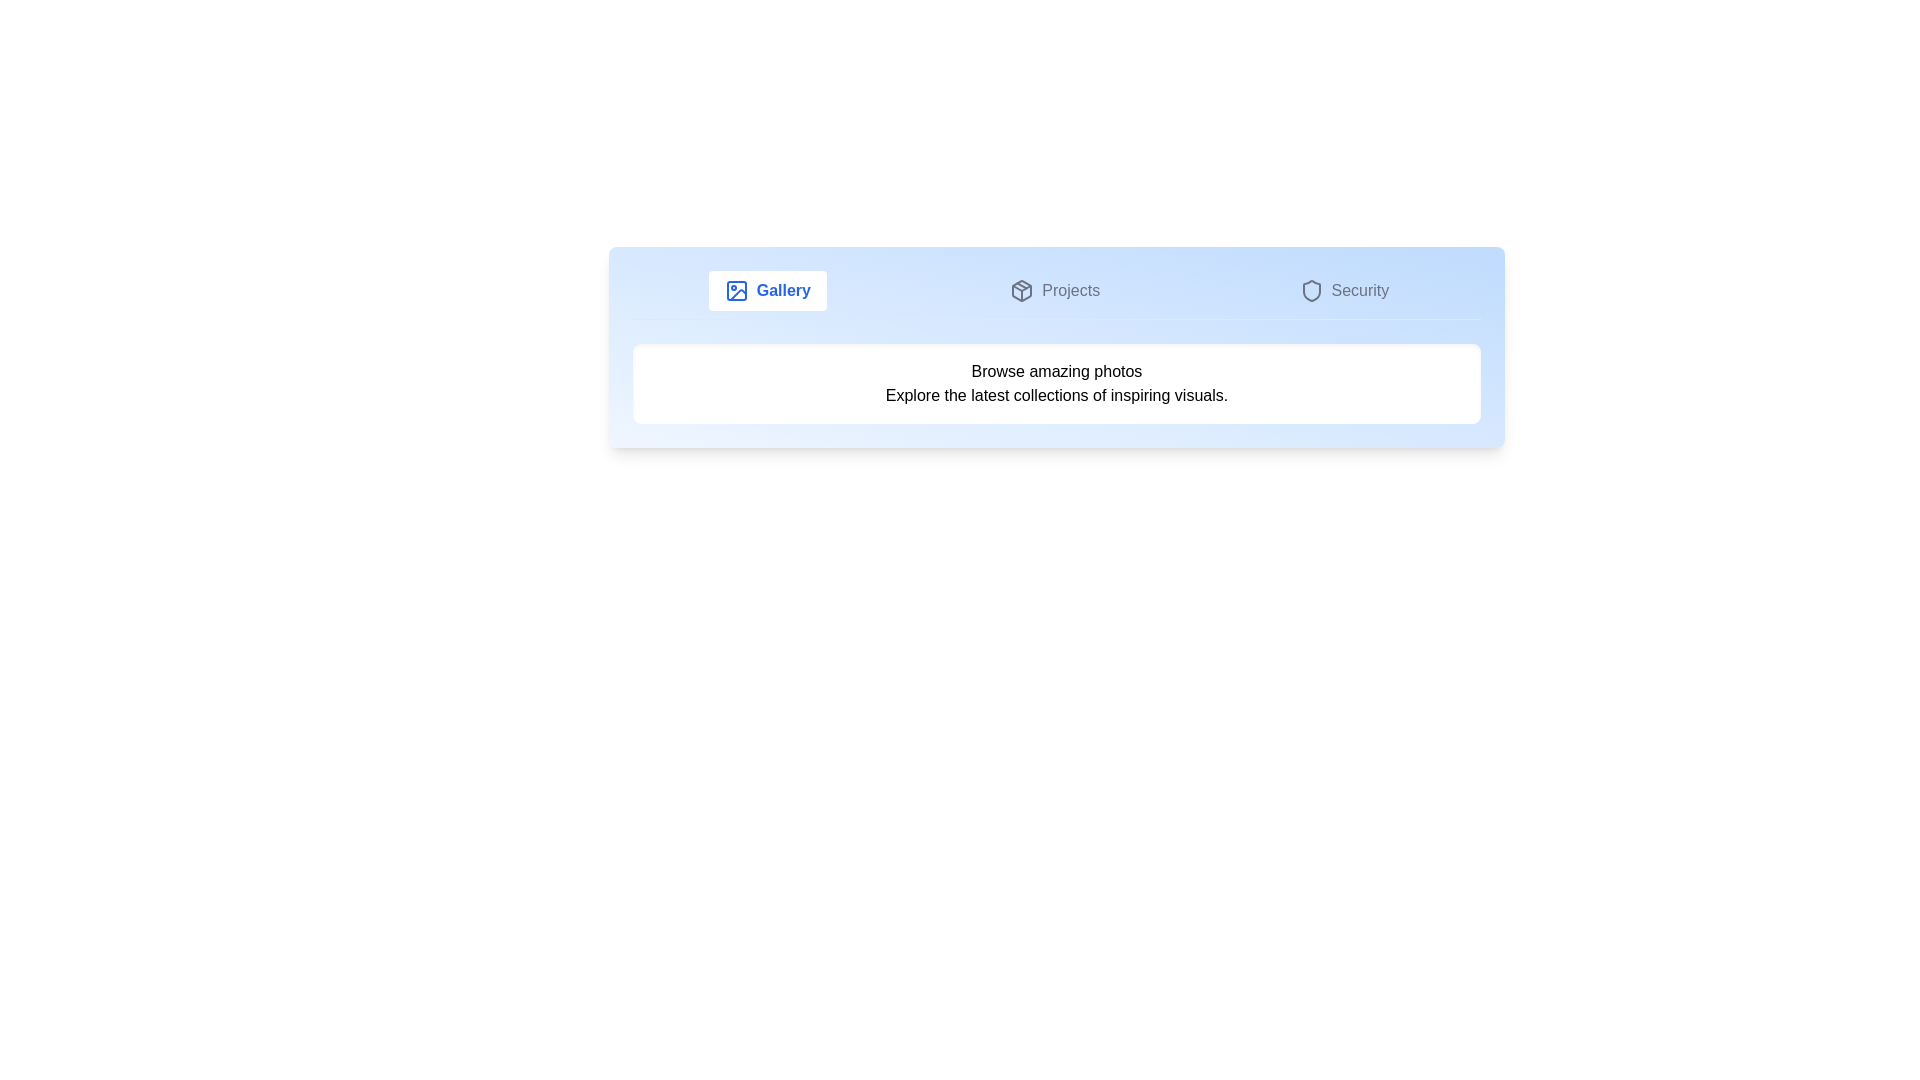 This screenshot has width=1920, height=1080. Describe the element at coordinates (1311, 290) in the screenshot. I see `the icon associated with the Security tab` at that location.